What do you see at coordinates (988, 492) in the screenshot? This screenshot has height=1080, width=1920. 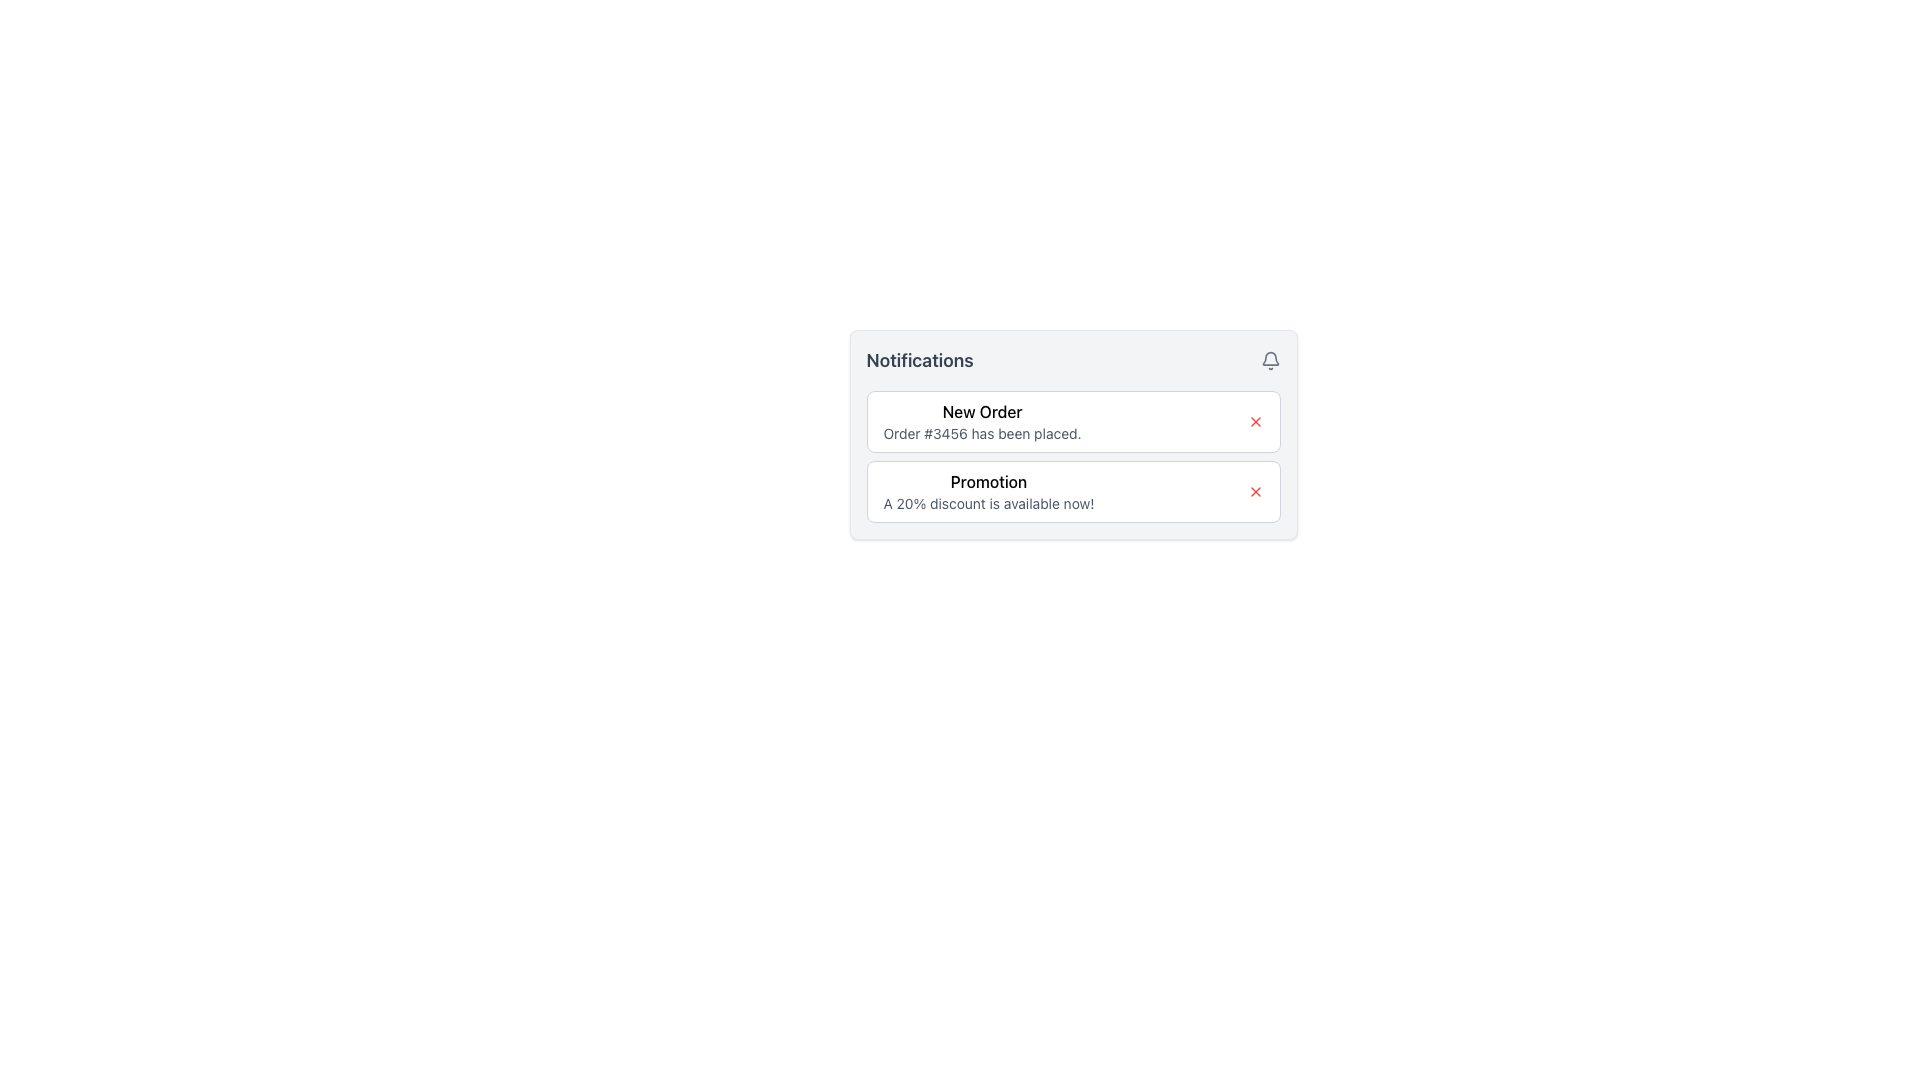 I see `the promotional offer notification text located in the second notification entry under the 'Notifications' panel, positioned beneath 'New Order' and above the dismiss 'X' button` at bounding box center [988, 492].